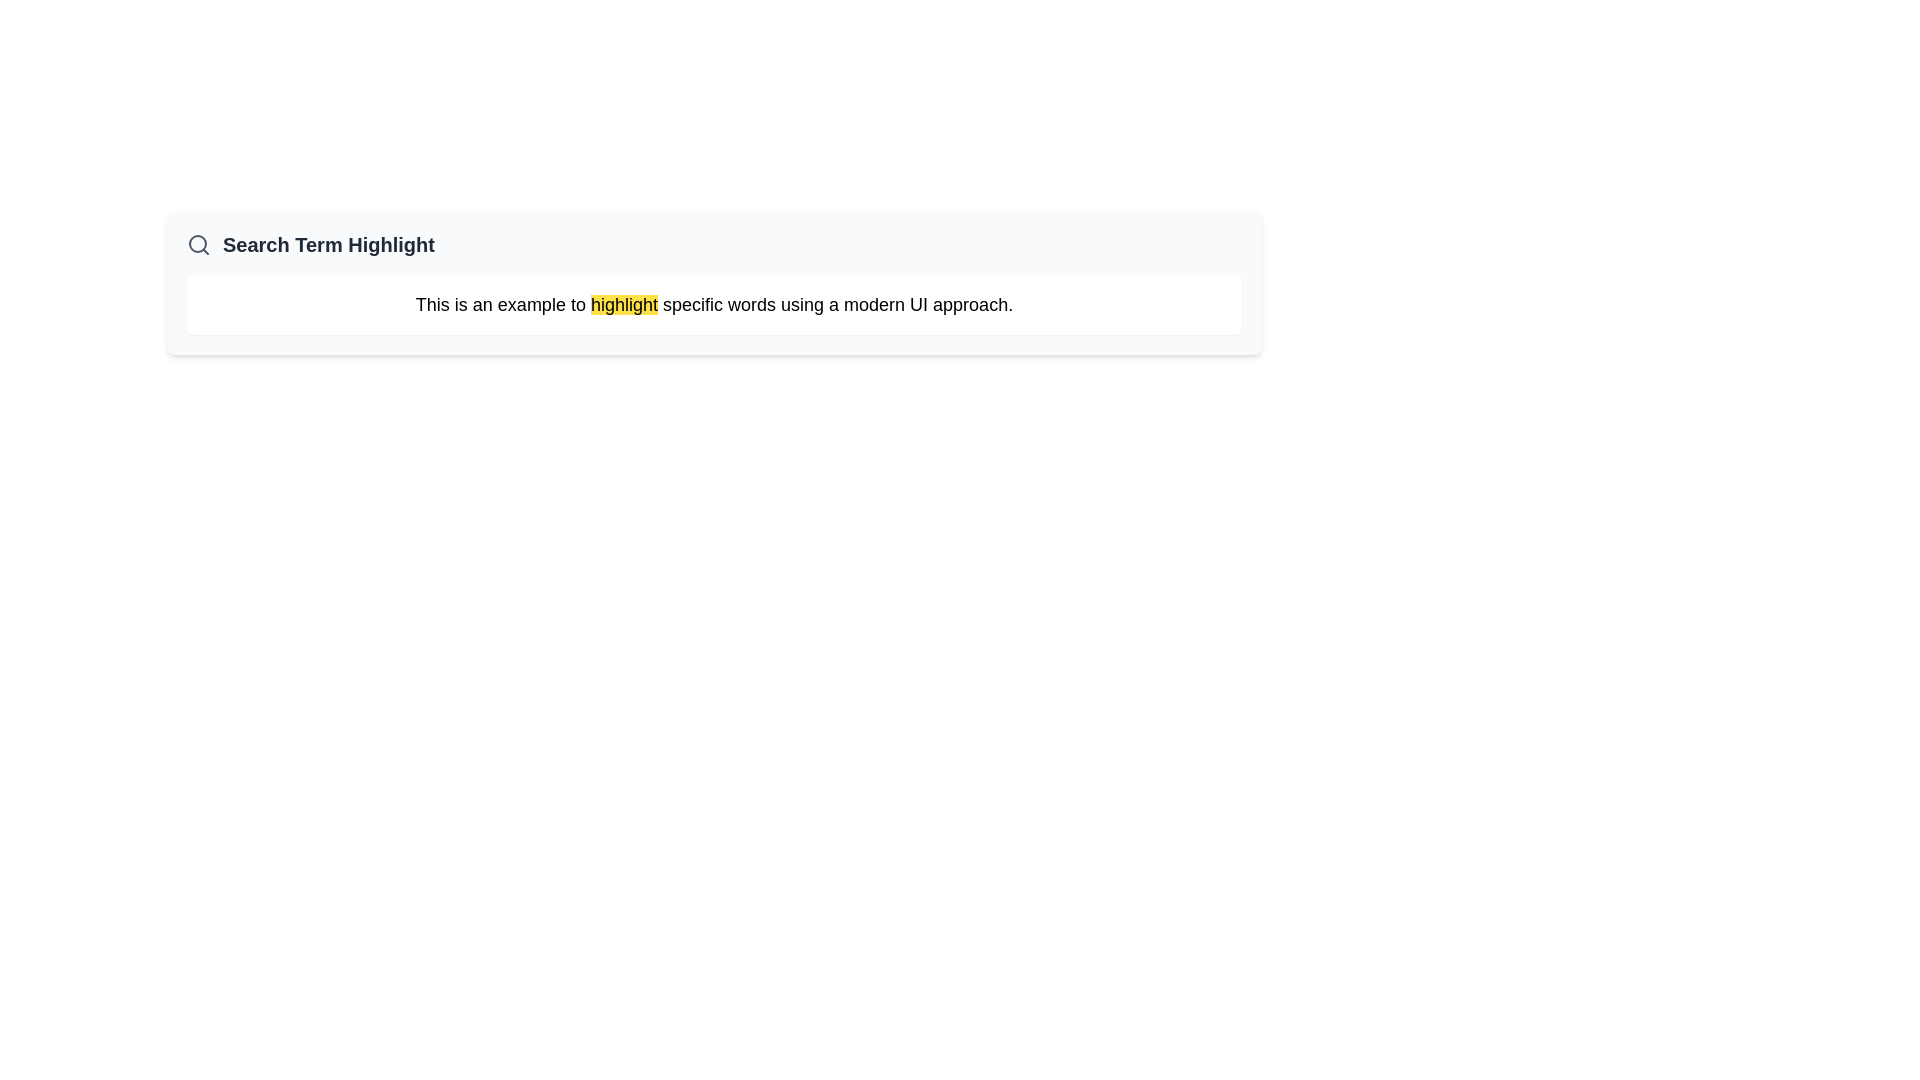 This screenshot has width=1920, height=1080. What do you see at coordinates (623, 304) in the screenshot?
I see `the text component containing the word 'highlight', which has a yellow background` at bounding box center [623, 304].